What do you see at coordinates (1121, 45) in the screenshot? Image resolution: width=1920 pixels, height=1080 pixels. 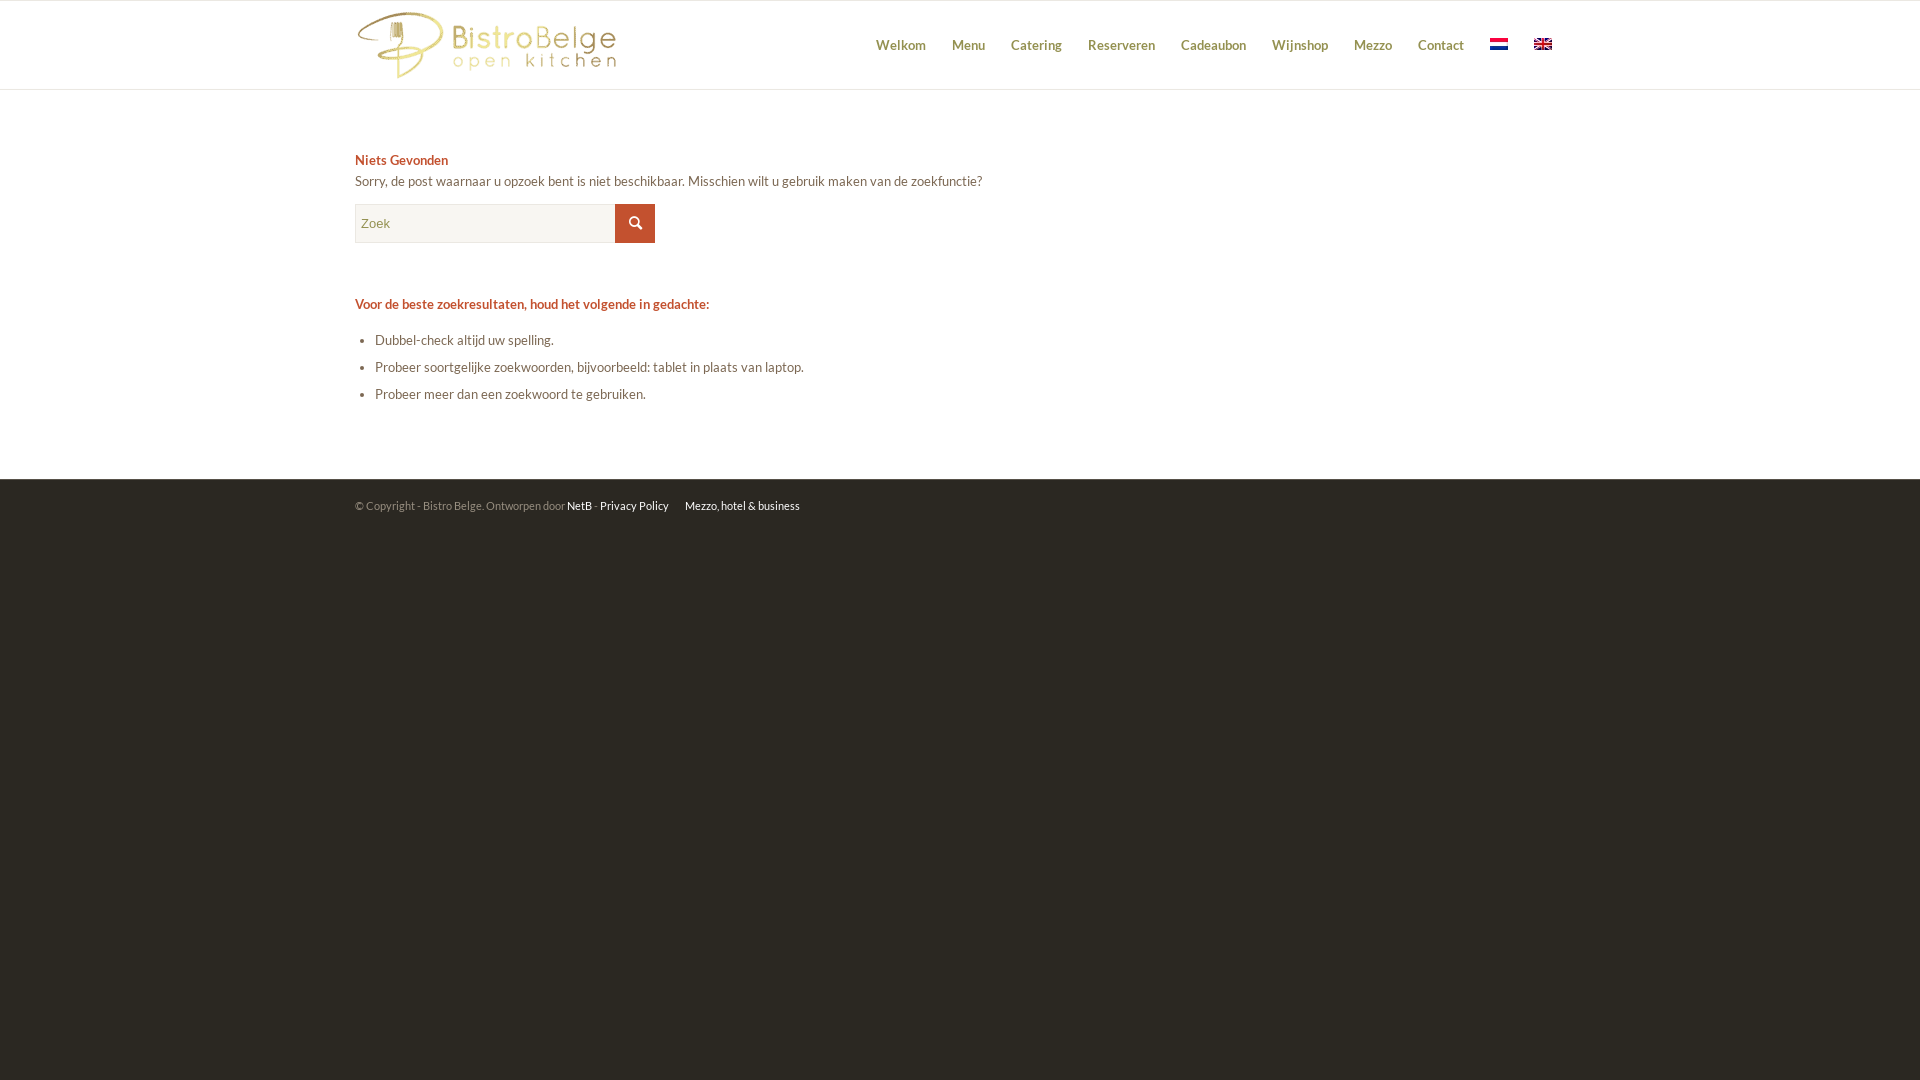 I see `'Reserveren'` at bounding box center [1121, 45].